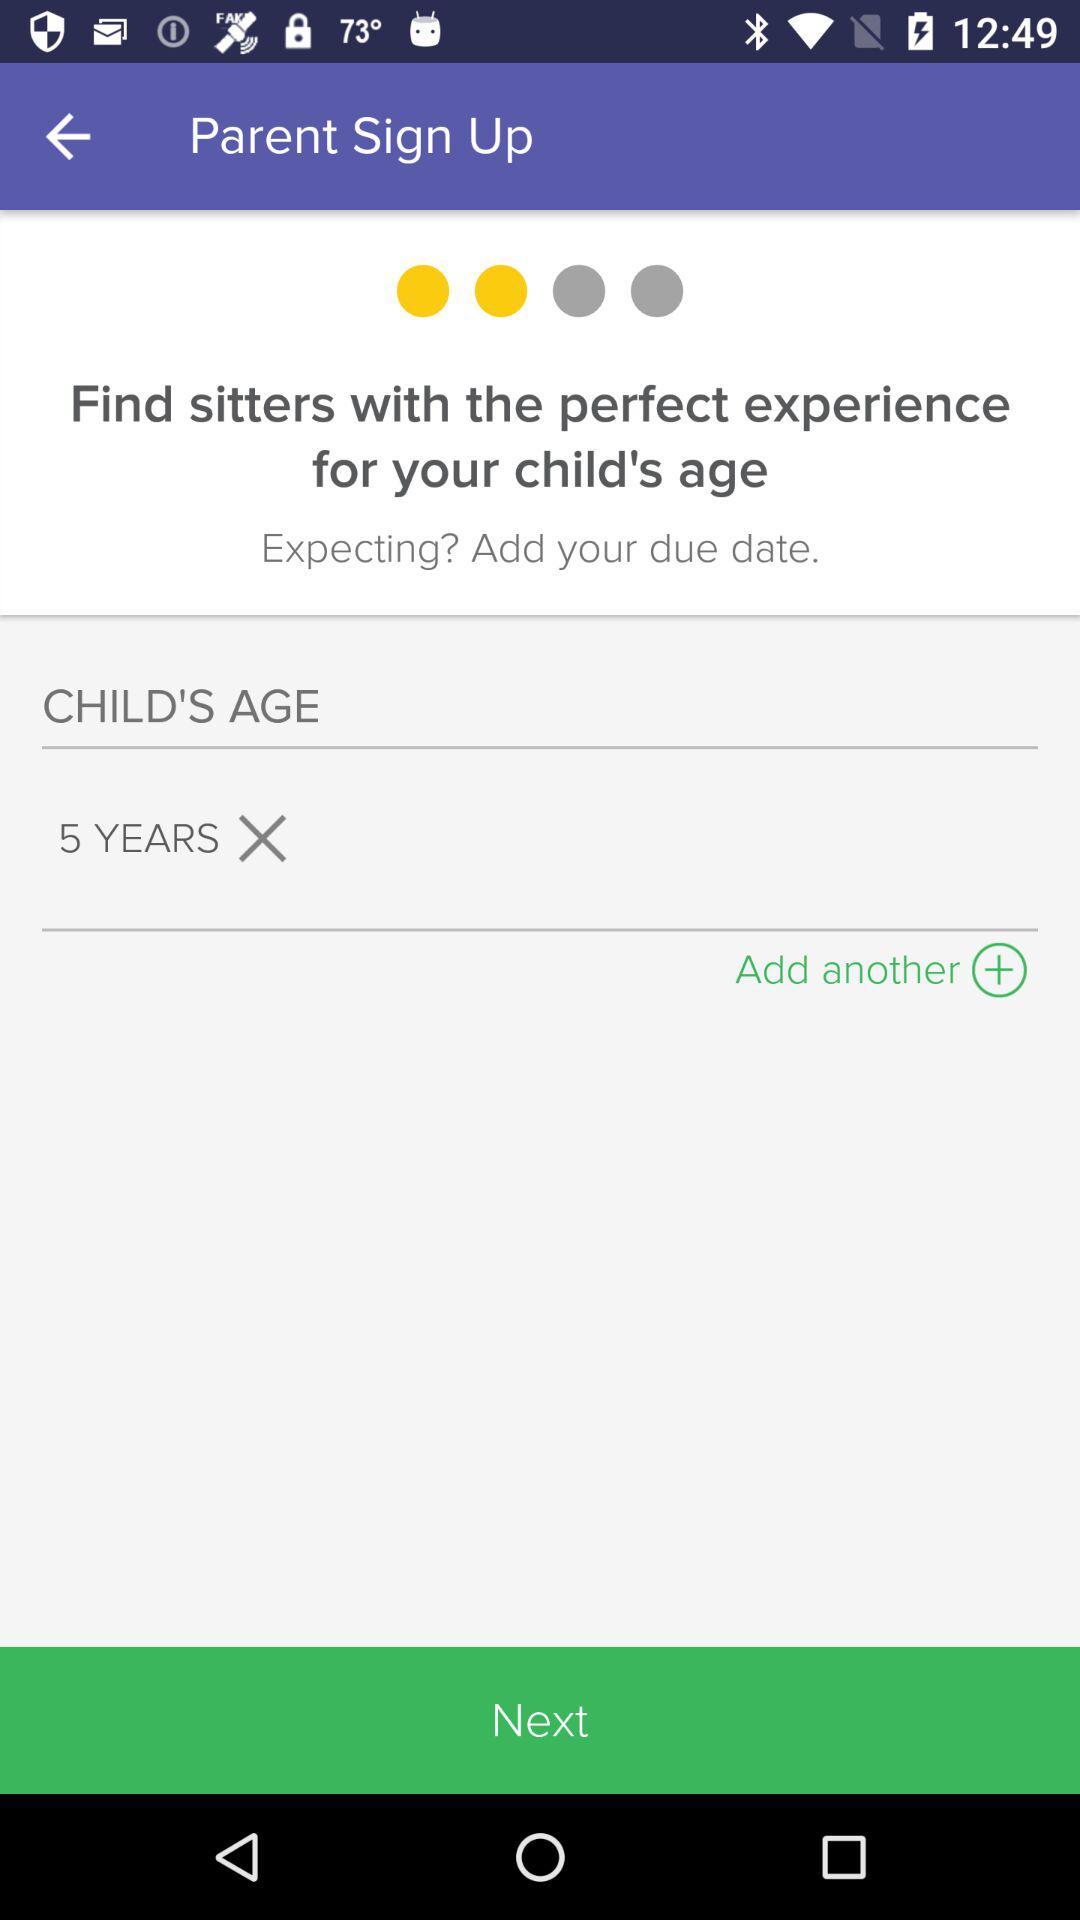  I want to click on icon above next icon, so click(880, 964).